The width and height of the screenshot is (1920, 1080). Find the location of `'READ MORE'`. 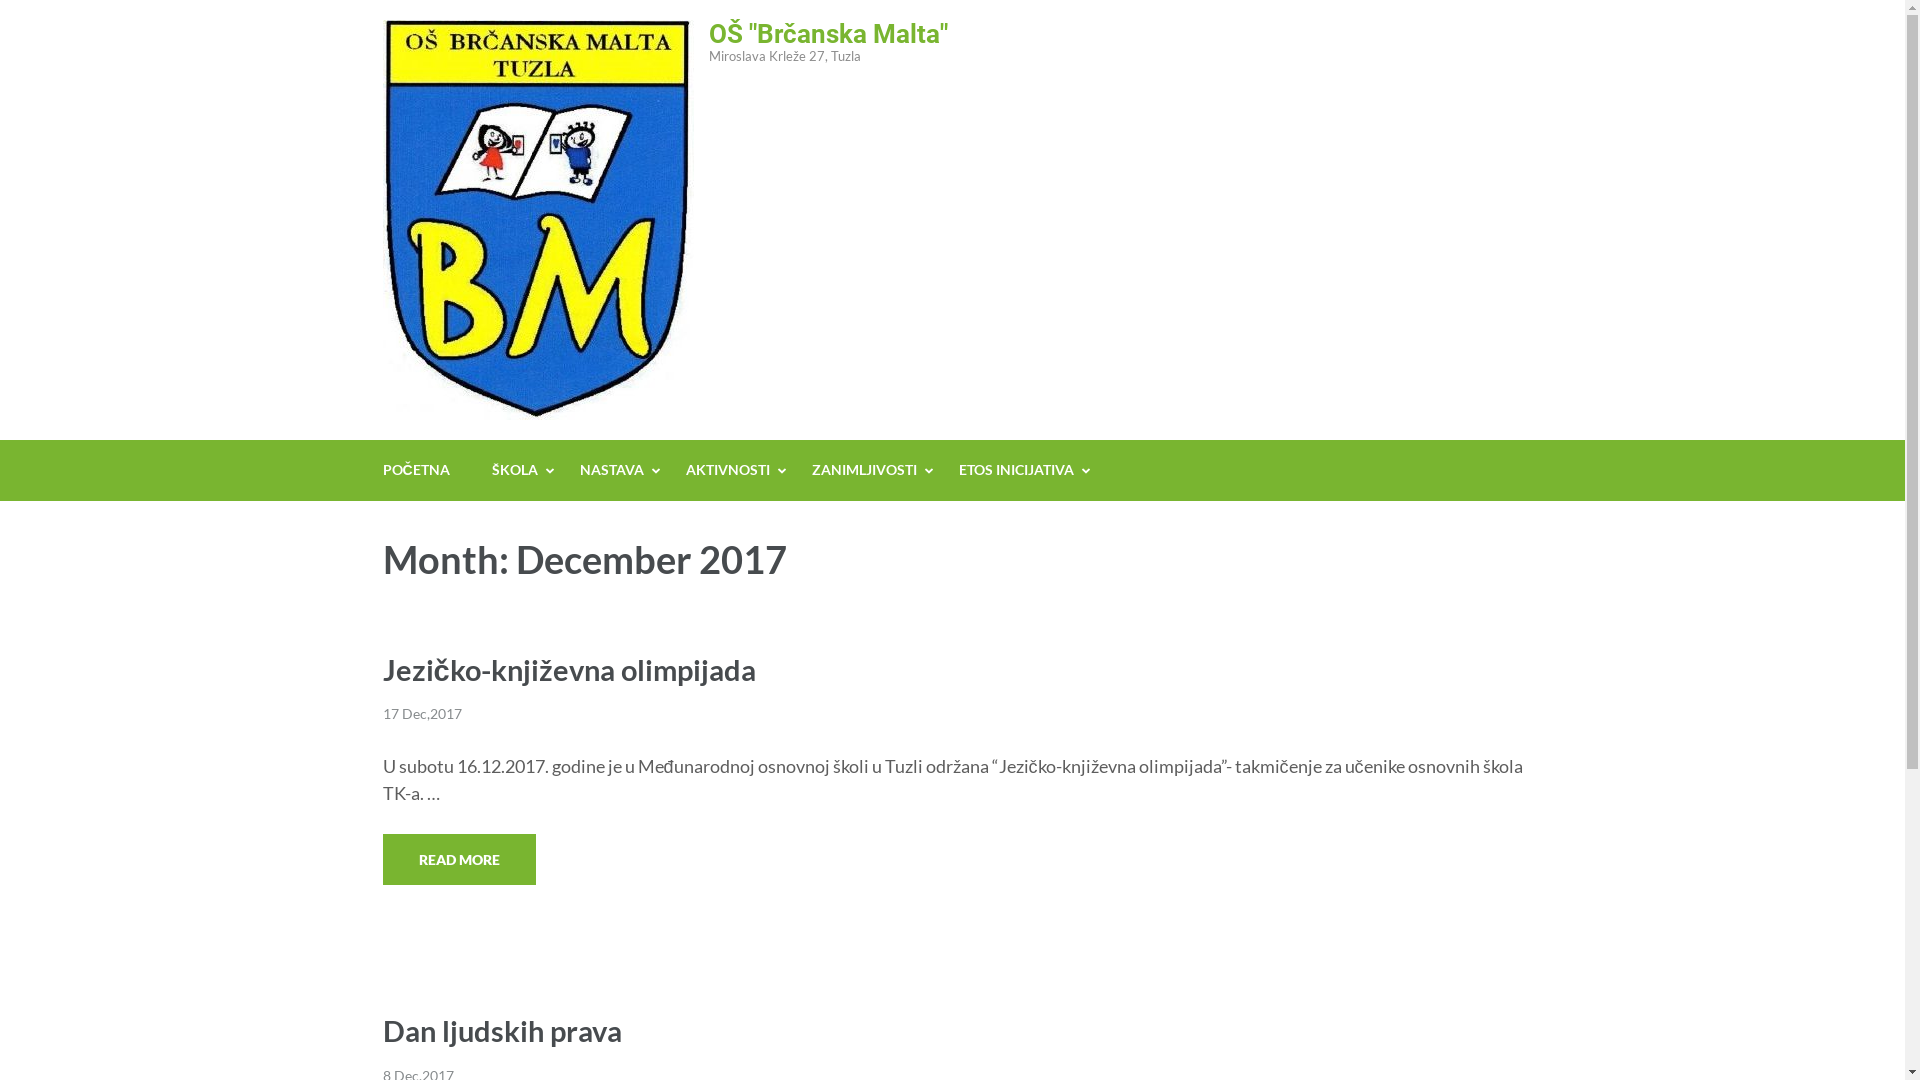

'READ MORE' is located at coordinates (457, 858).